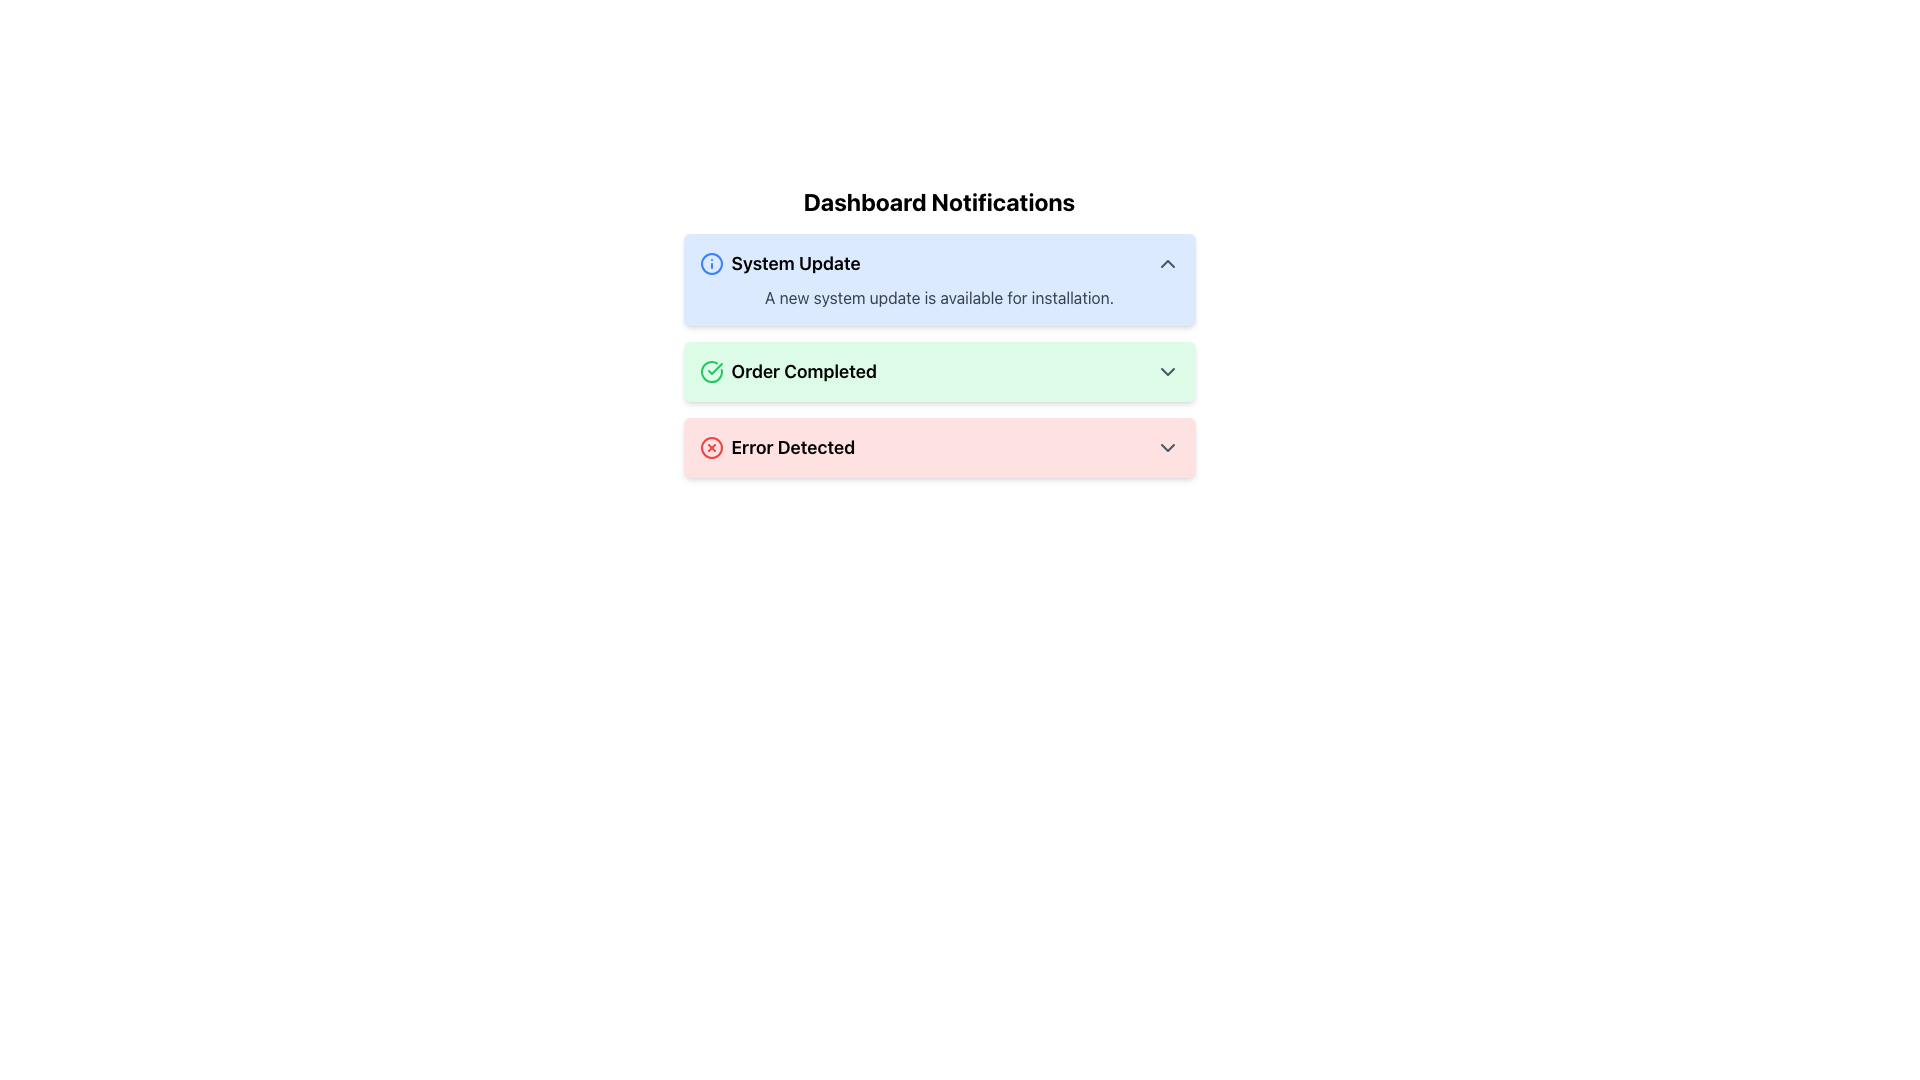 Image resolution: width=1920 pixels, height=1080 pixels. What do you see at coordinates (795, 262) in the screenshot?
I see `text 'System Update' displayed in bold within the topmost notification card in the vertical list of notifications` at bounding box center [795, 262].